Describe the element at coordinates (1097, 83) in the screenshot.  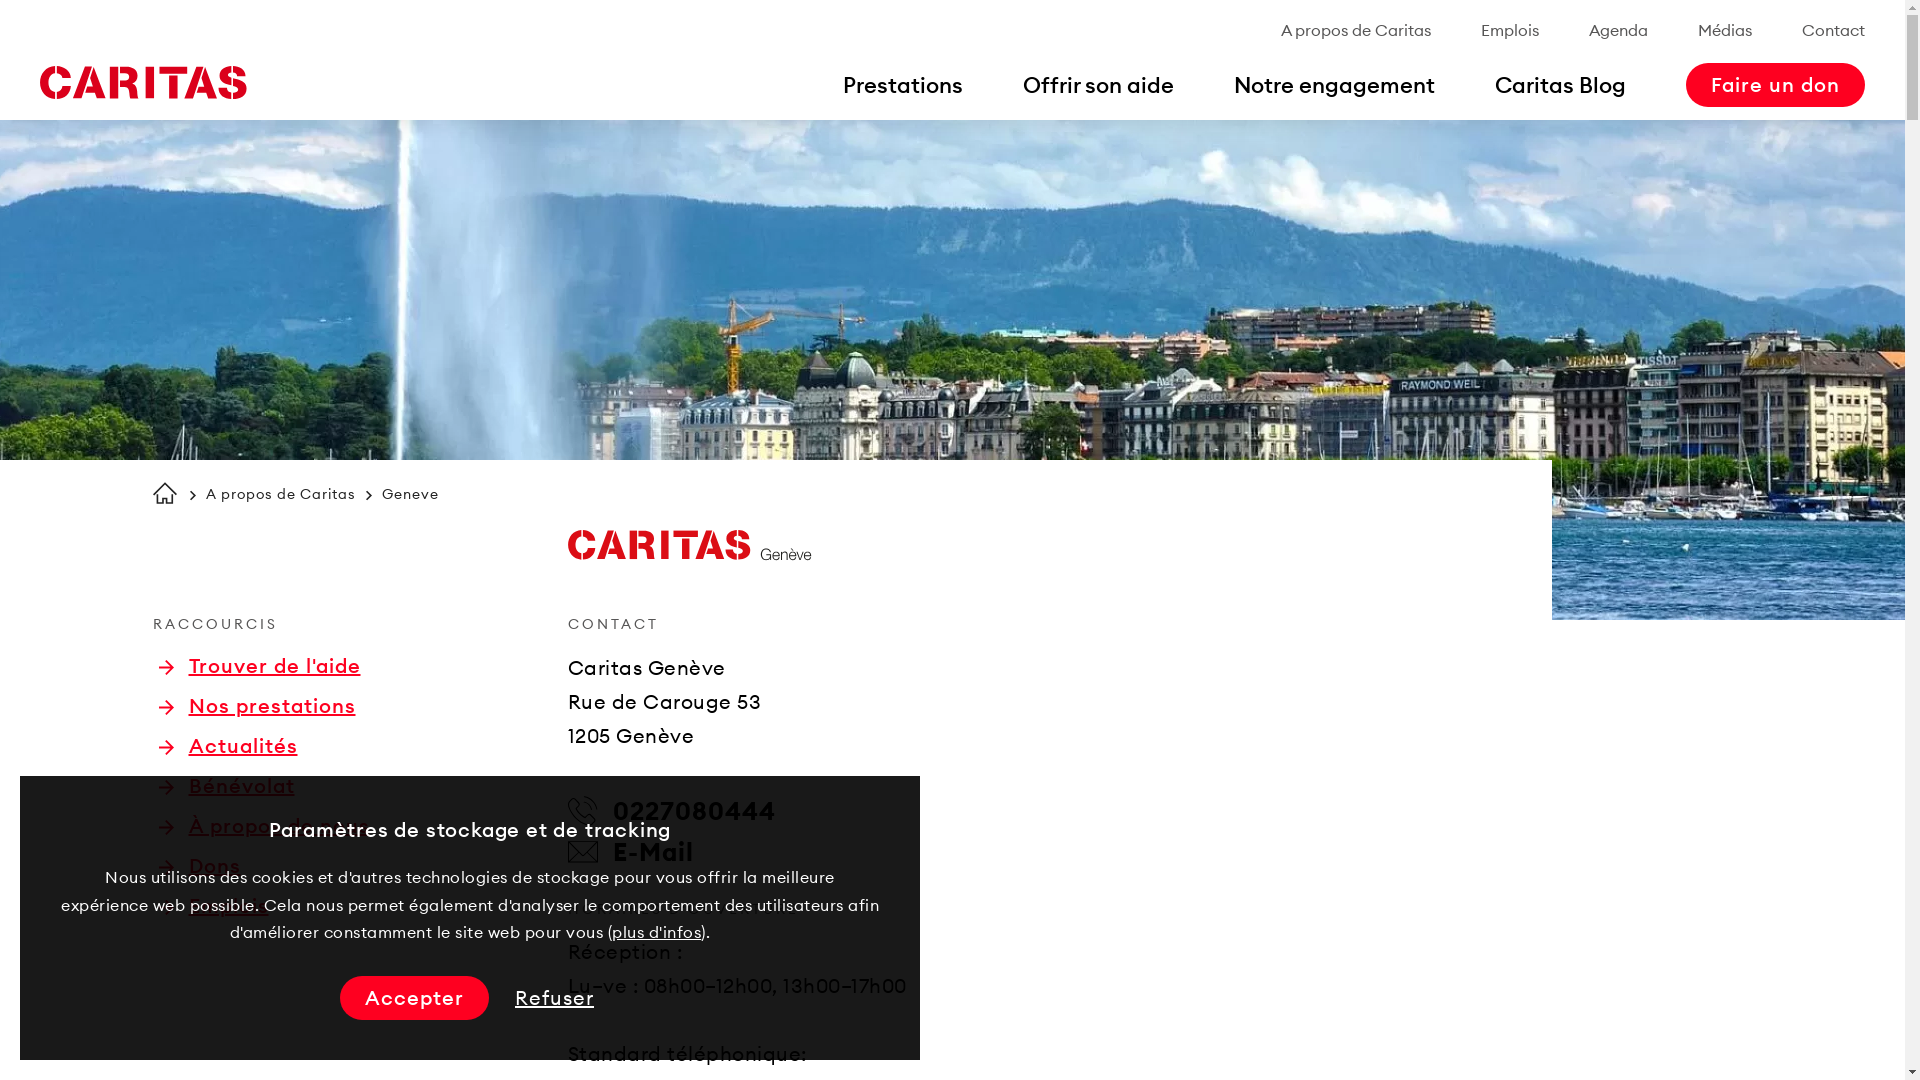
I see `'Offrir son aide'` at that location.